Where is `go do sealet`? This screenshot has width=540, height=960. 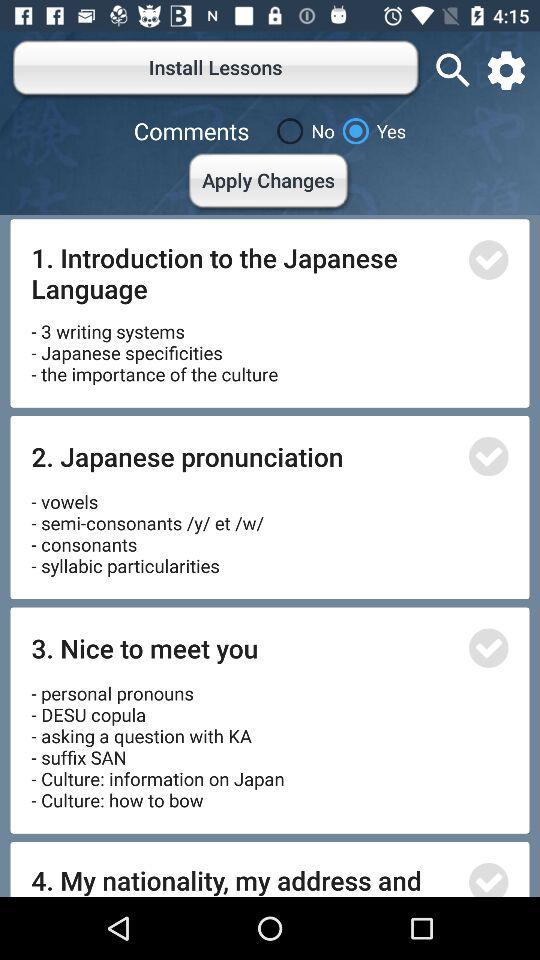 go do sealet is located at coordinates (487, 259).